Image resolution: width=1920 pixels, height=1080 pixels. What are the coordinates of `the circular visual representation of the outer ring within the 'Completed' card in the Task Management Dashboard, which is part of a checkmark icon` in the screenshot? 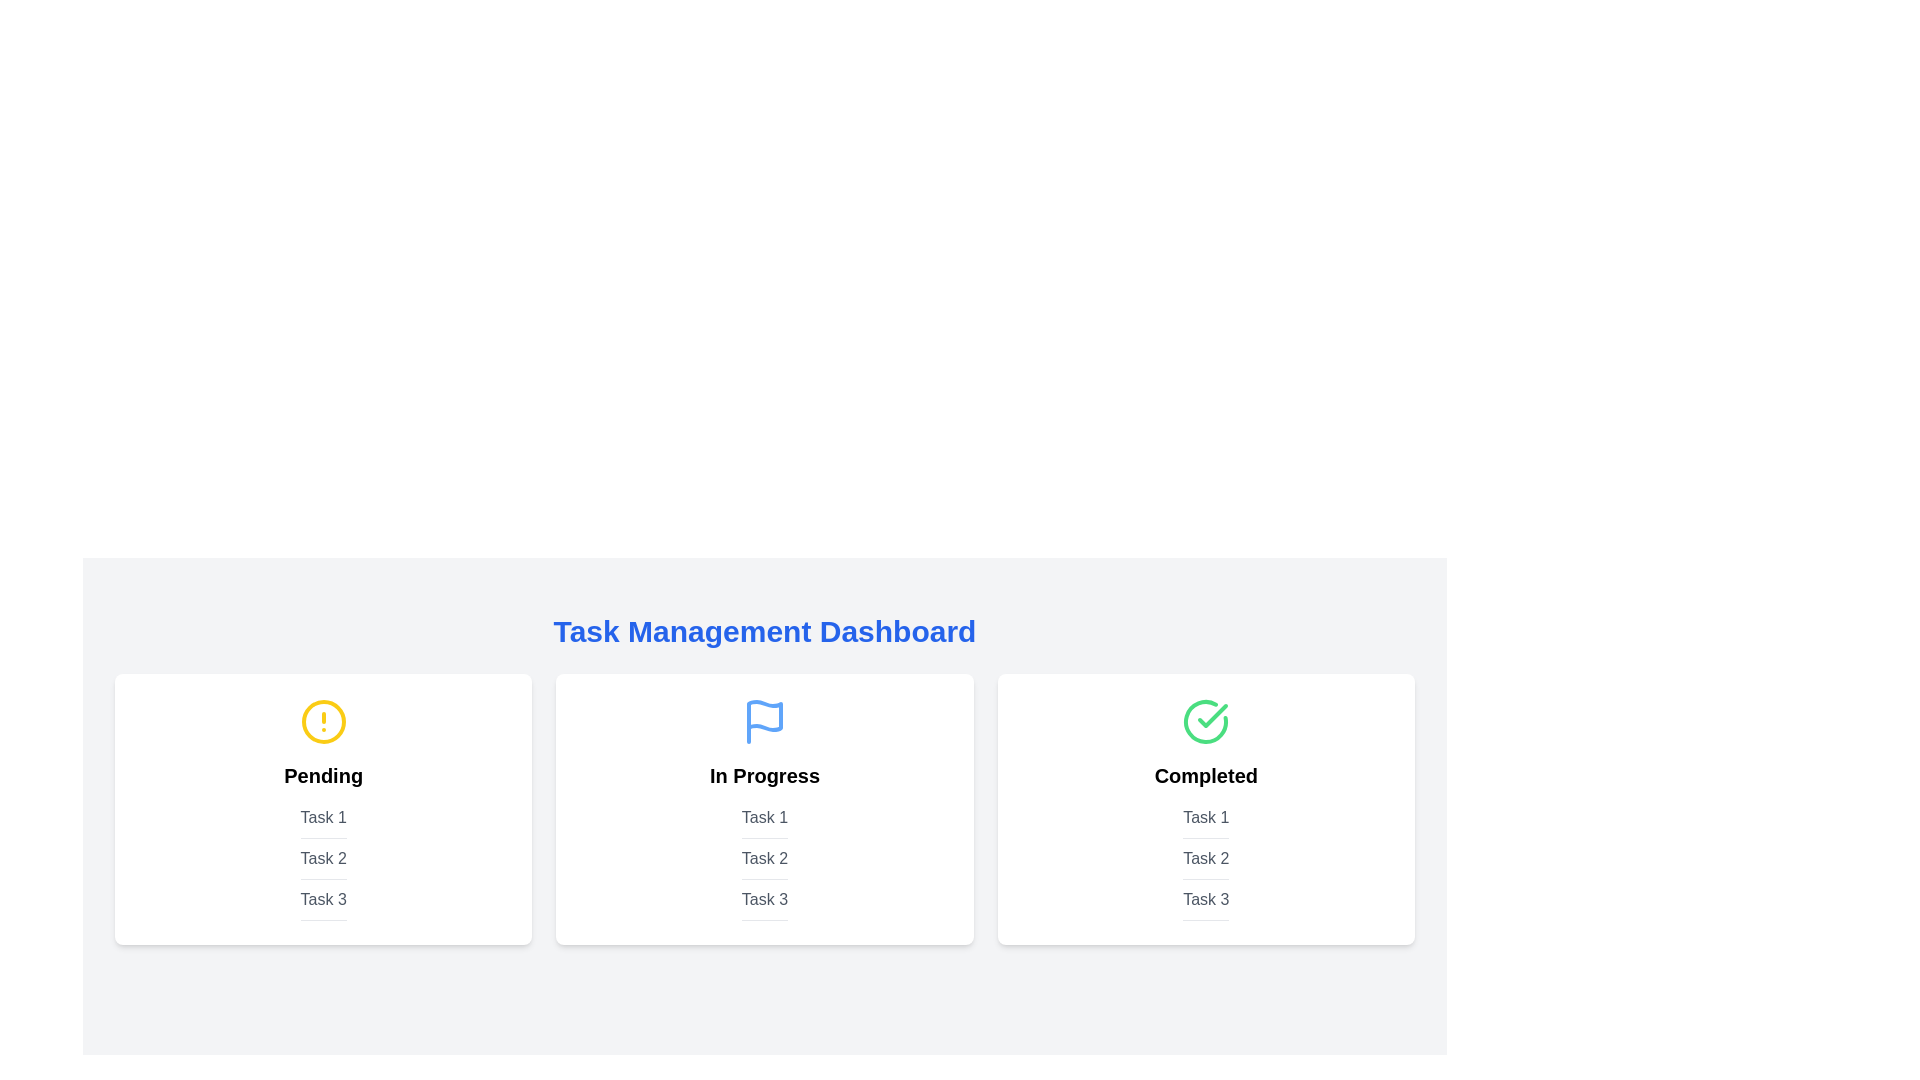 It's located at (1205, 721).